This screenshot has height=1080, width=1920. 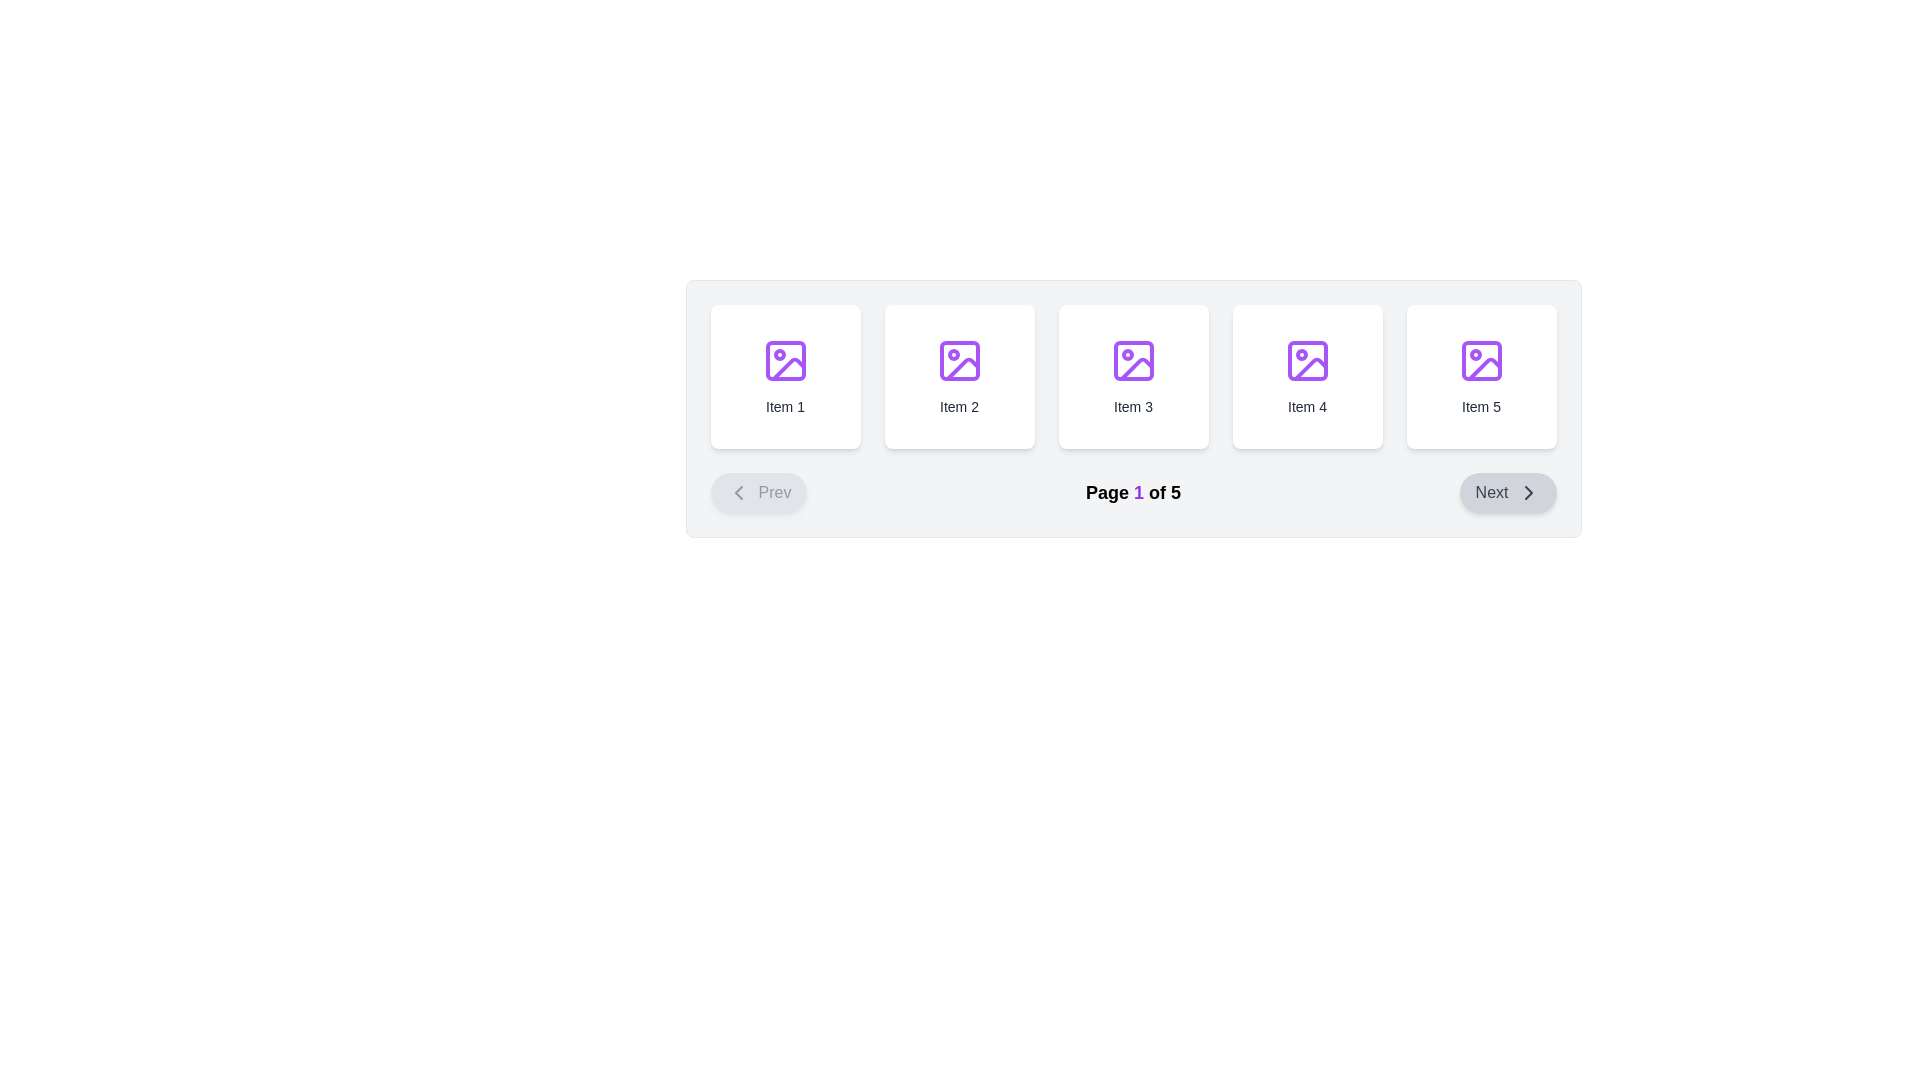 I want to click on the right-pointing arrow icon used for navigation to the next page, located on the far-right of the pagination section next to the 'Next' button, so click(x=1527, y=493).